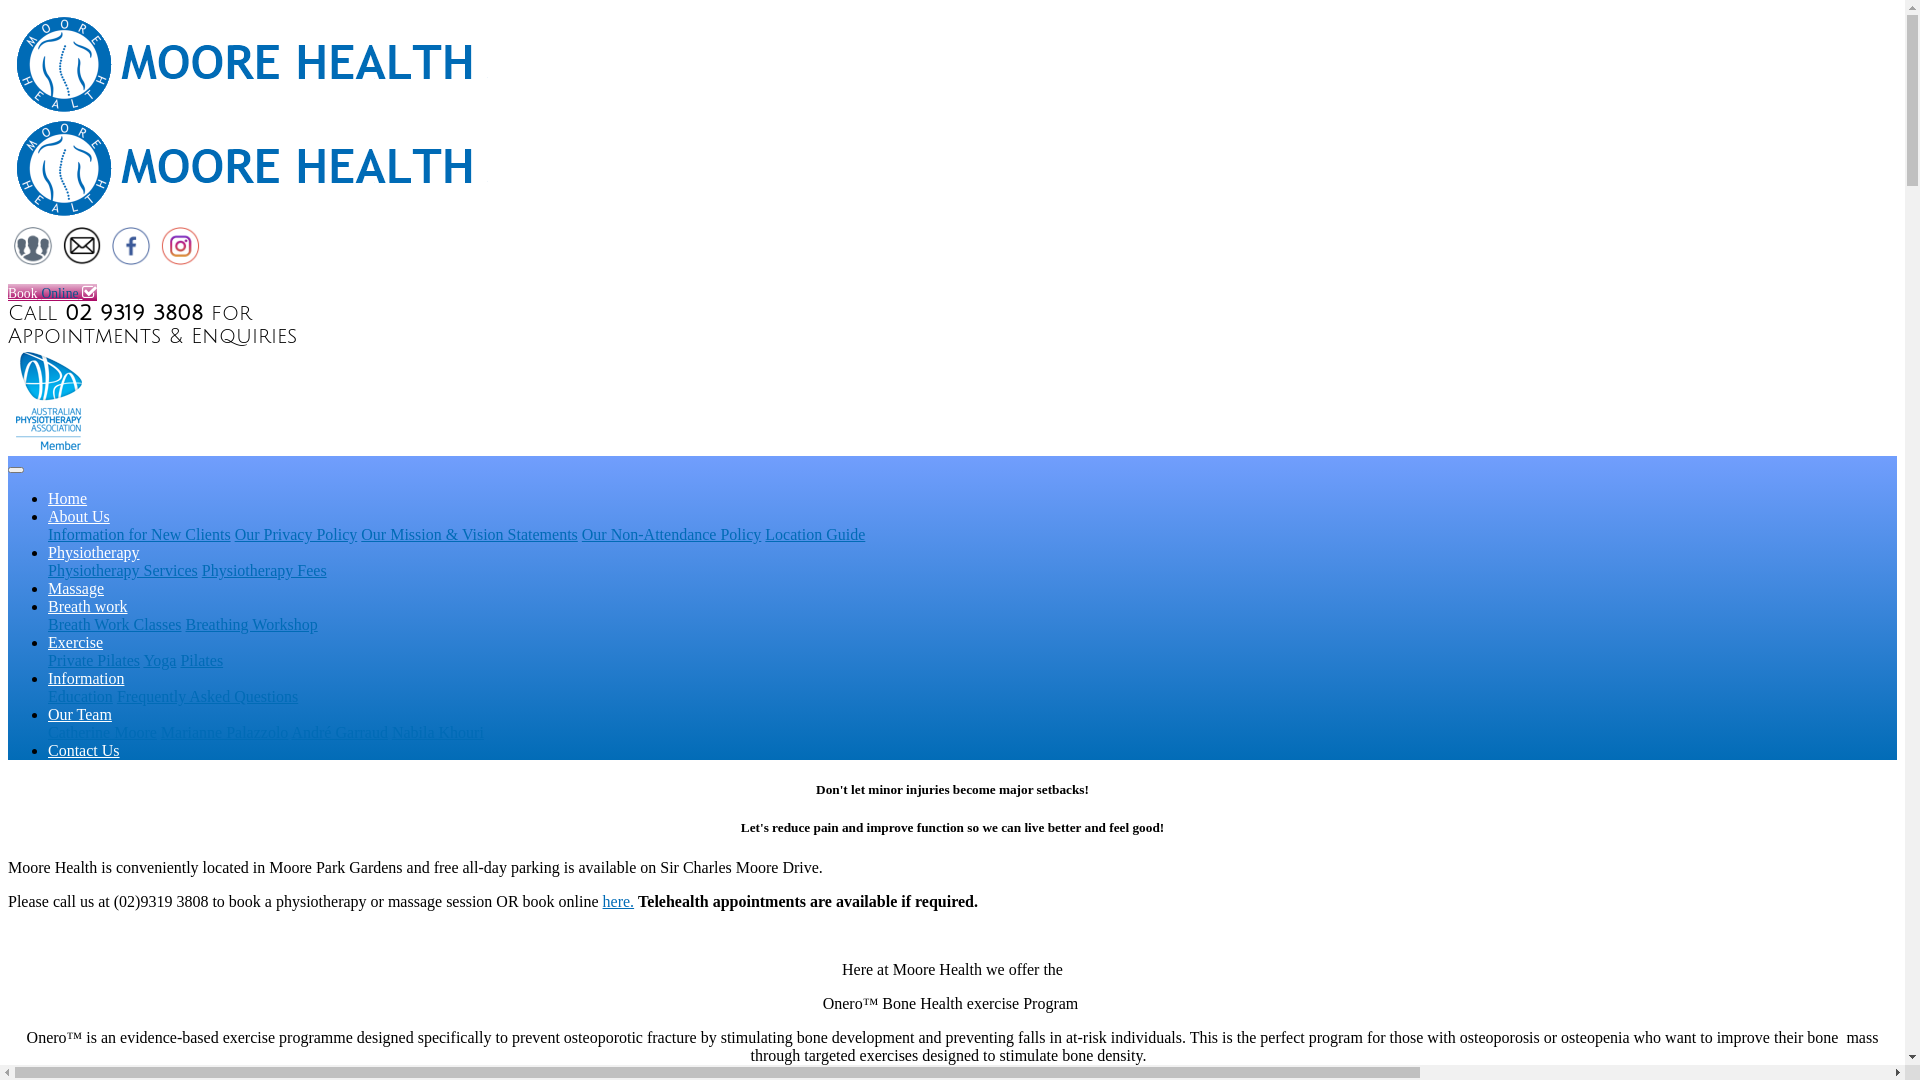  Describe the element at coordinates (263, 570) in the screenshot. I see `'Physiotherapy Fees'` at that location.